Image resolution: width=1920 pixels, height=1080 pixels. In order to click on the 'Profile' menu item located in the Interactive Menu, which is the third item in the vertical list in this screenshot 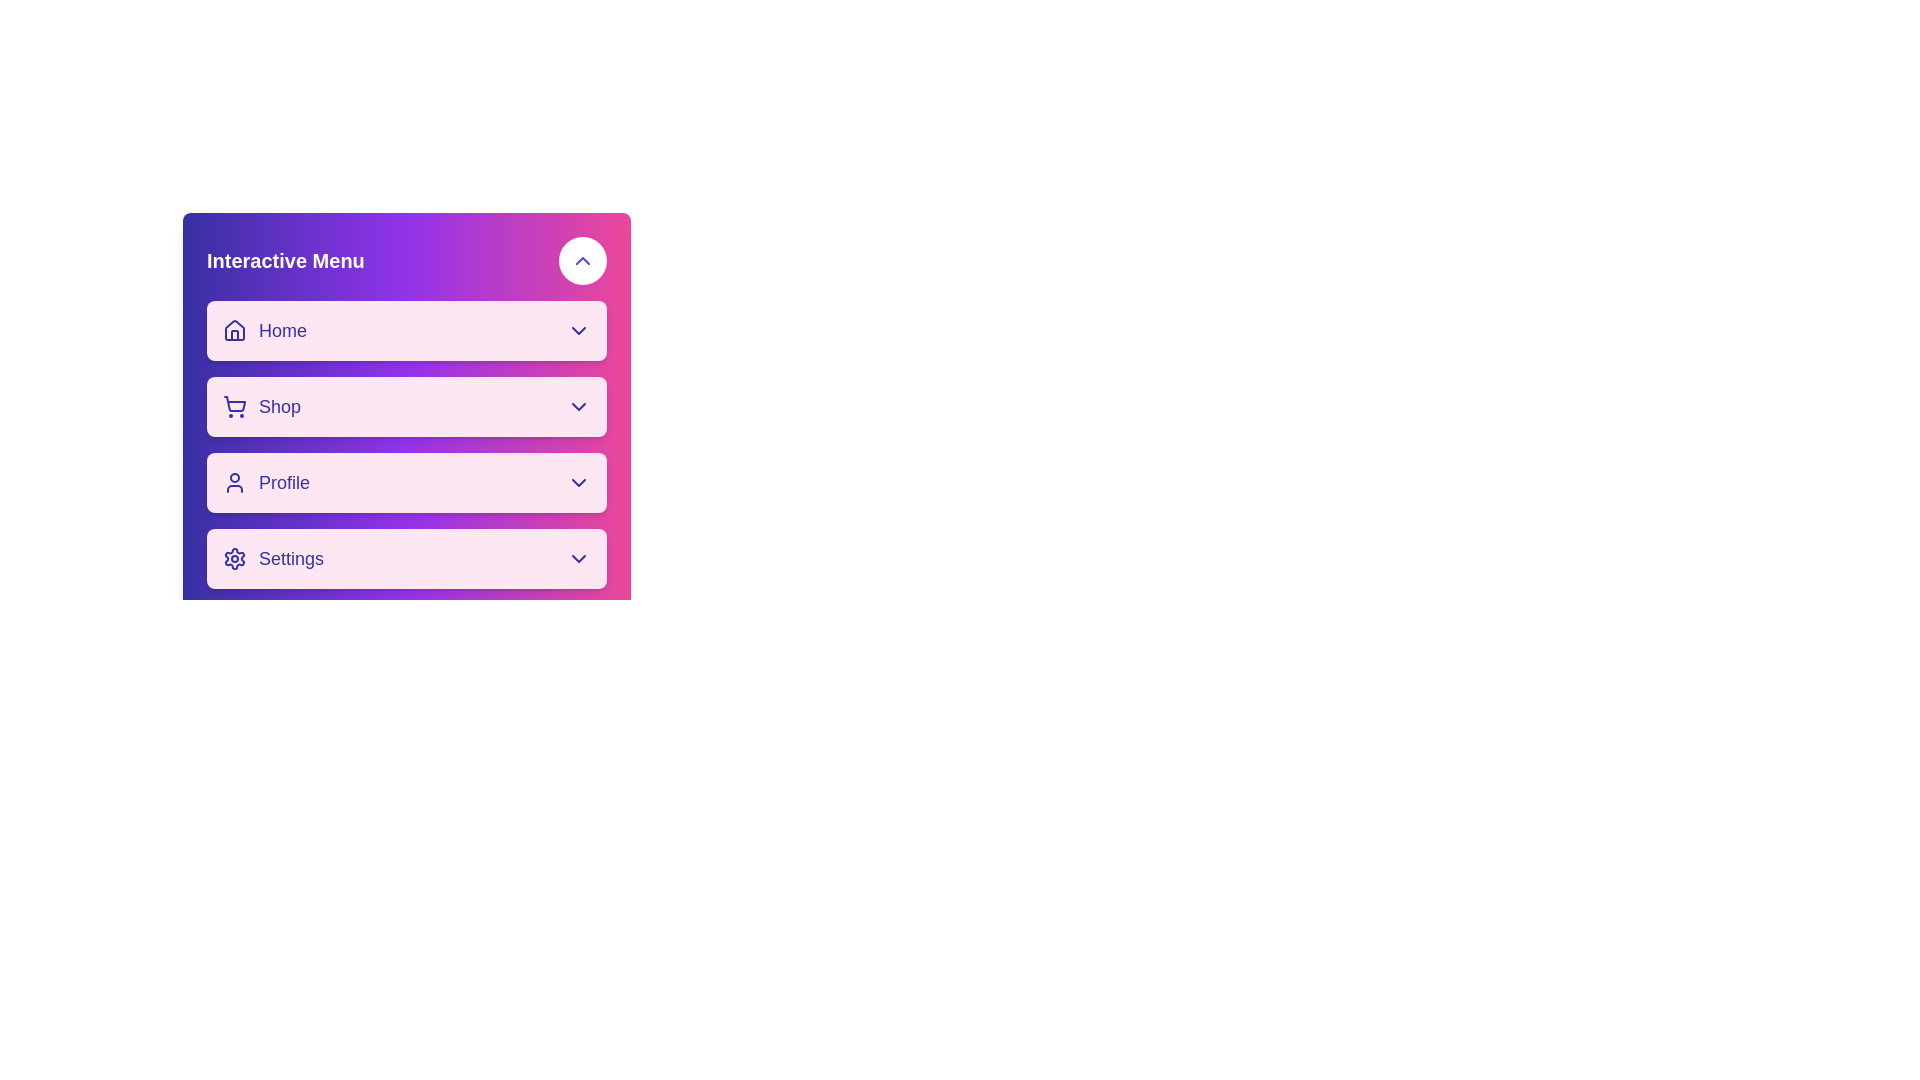, I will do `click(406, 451)`.